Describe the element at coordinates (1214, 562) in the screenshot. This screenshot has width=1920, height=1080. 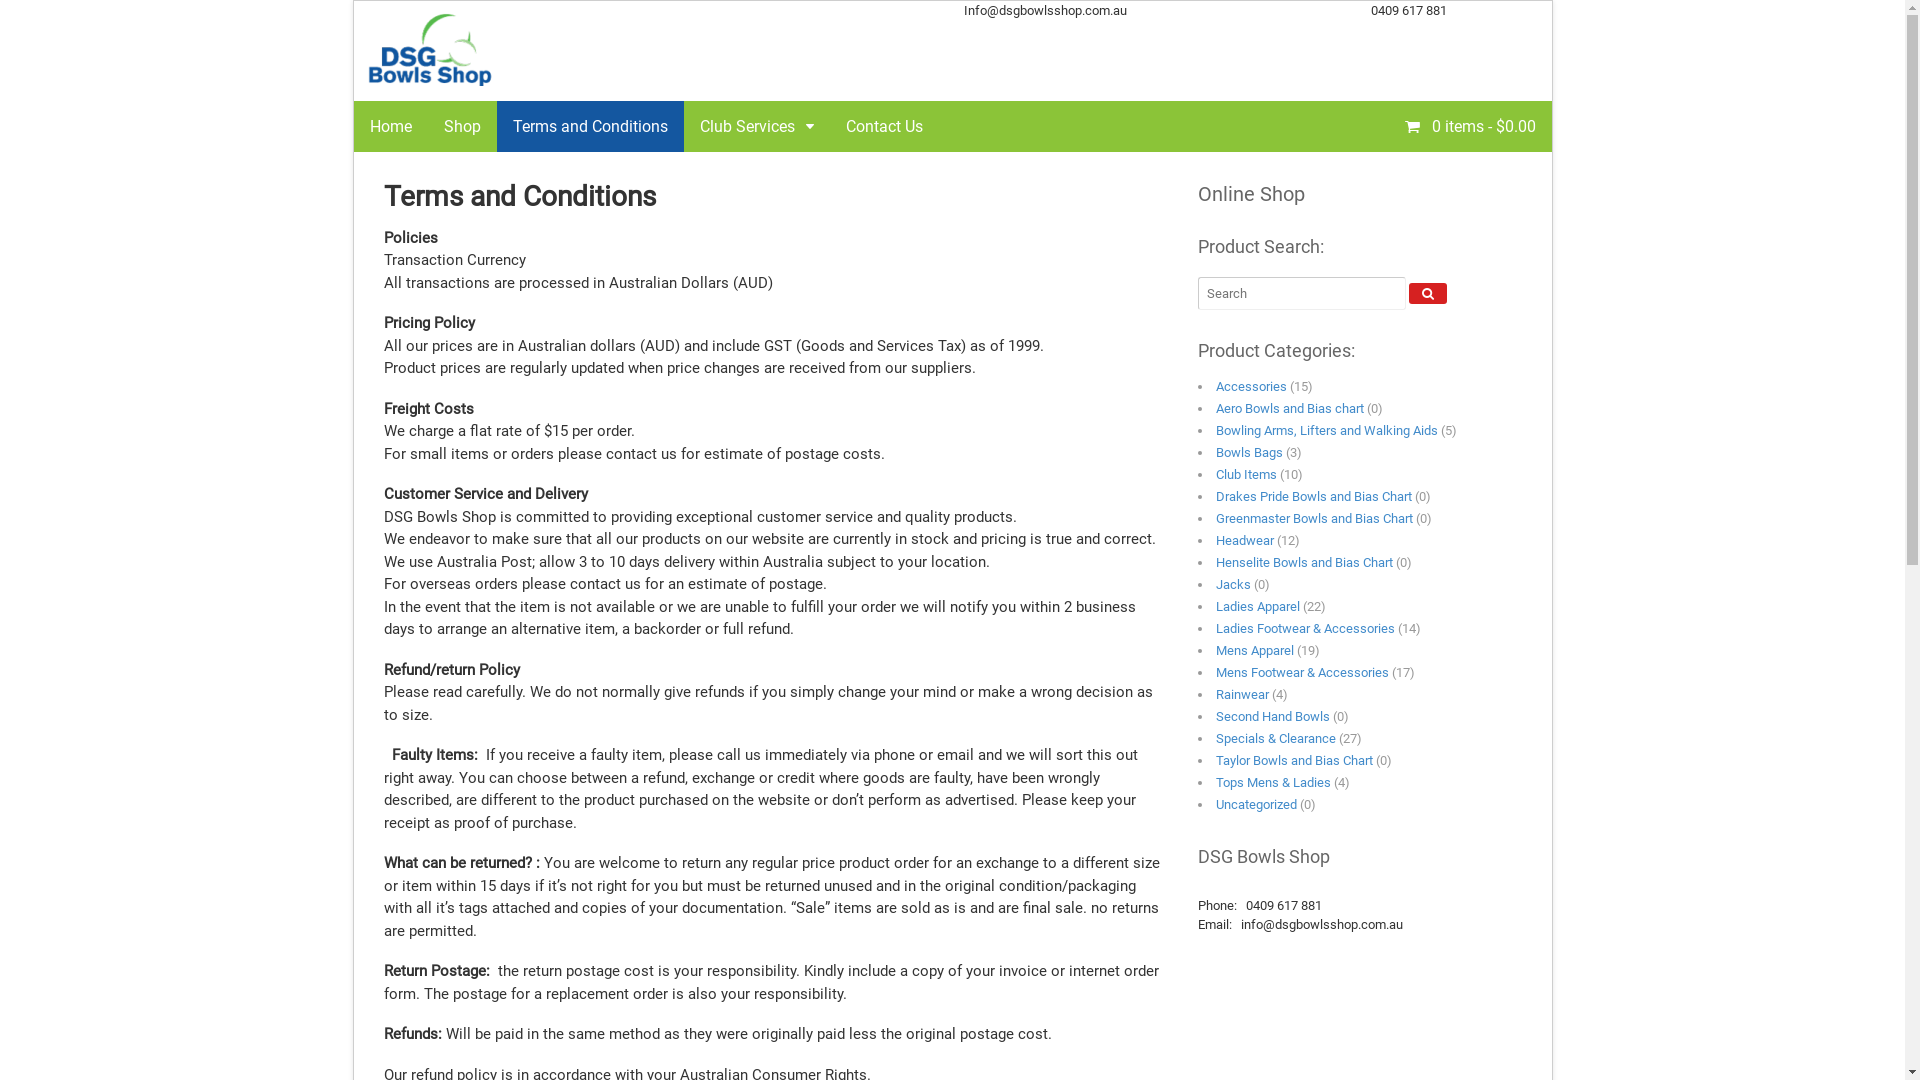
I see `'Henselite Bowls and Bias Chart'` at that location.